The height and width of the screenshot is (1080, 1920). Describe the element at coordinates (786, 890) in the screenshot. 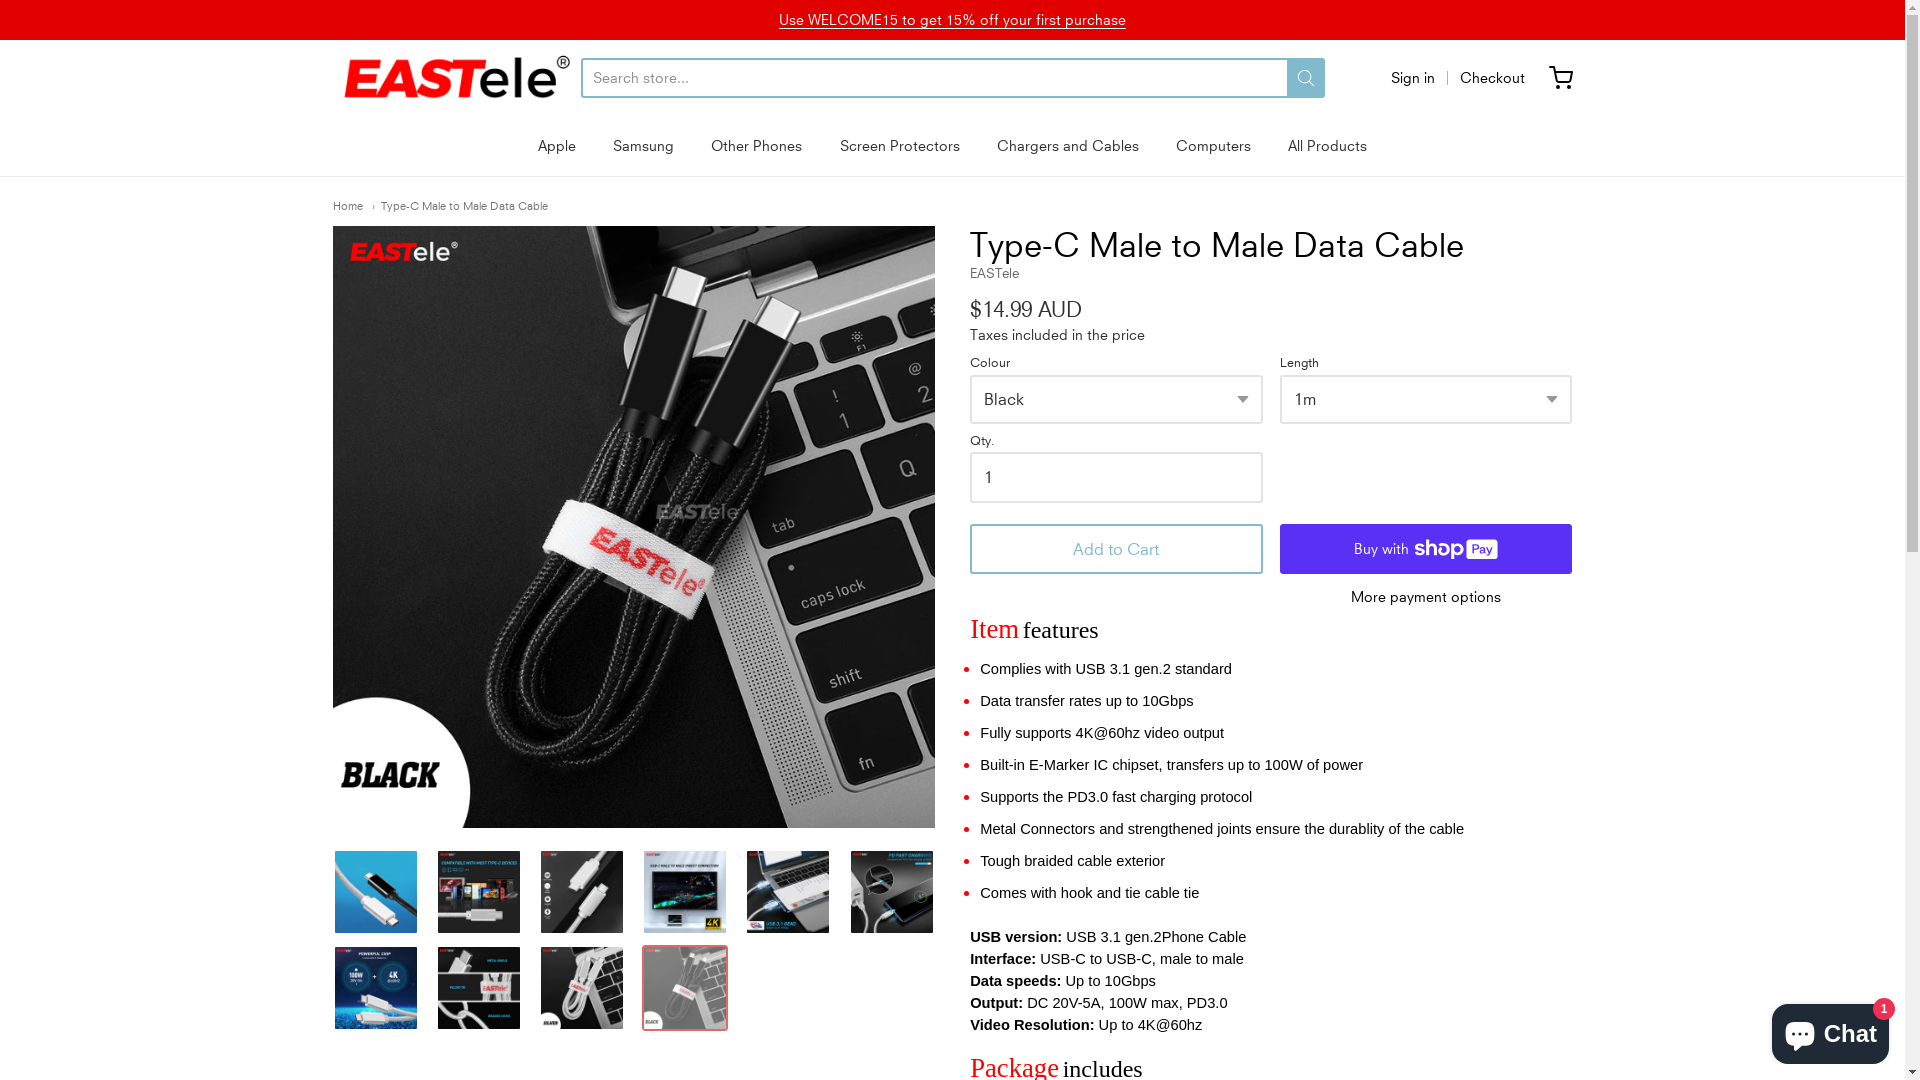

I see `'Type-C Male to Male Data Cable'` at that location.